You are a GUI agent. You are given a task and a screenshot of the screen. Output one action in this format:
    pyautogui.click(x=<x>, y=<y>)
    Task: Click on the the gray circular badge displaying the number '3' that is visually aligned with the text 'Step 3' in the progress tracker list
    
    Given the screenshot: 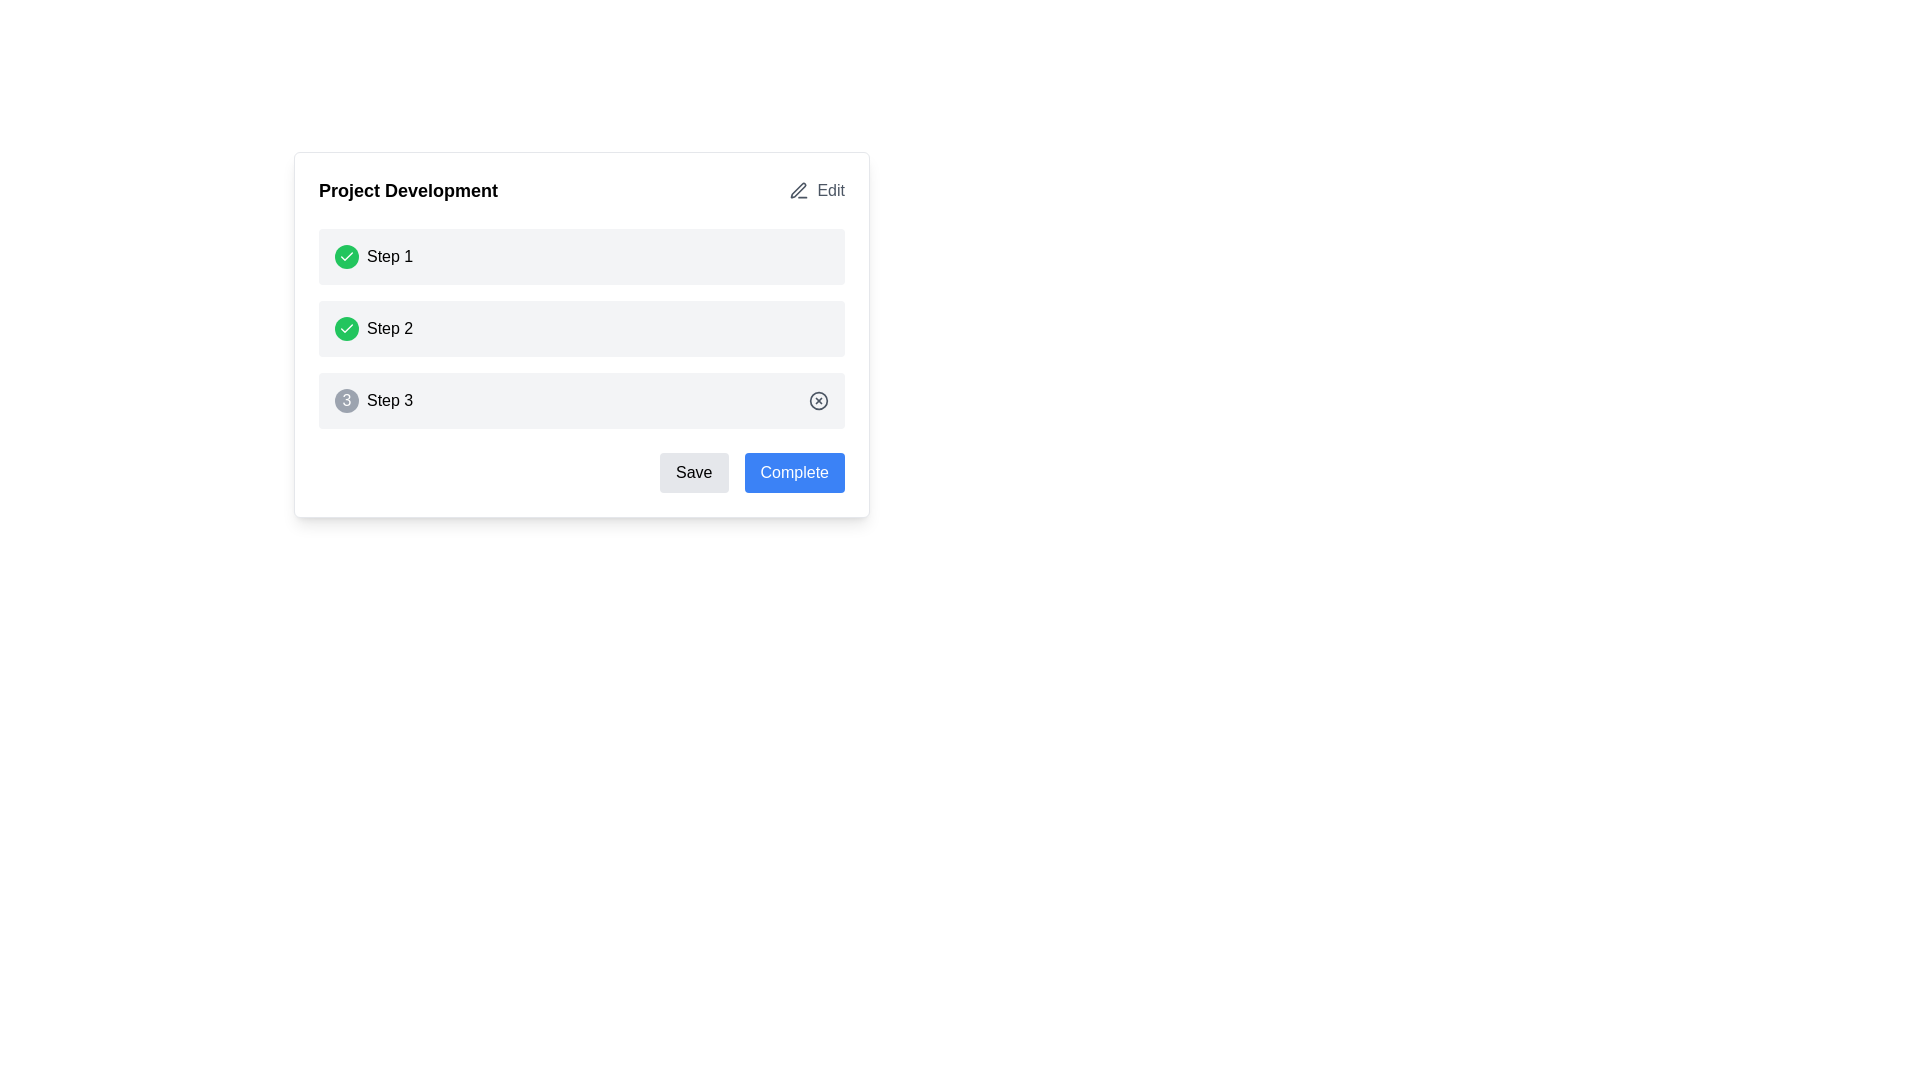 What is the action you would take?
    pyautogui.click(x=346, y=401)
    